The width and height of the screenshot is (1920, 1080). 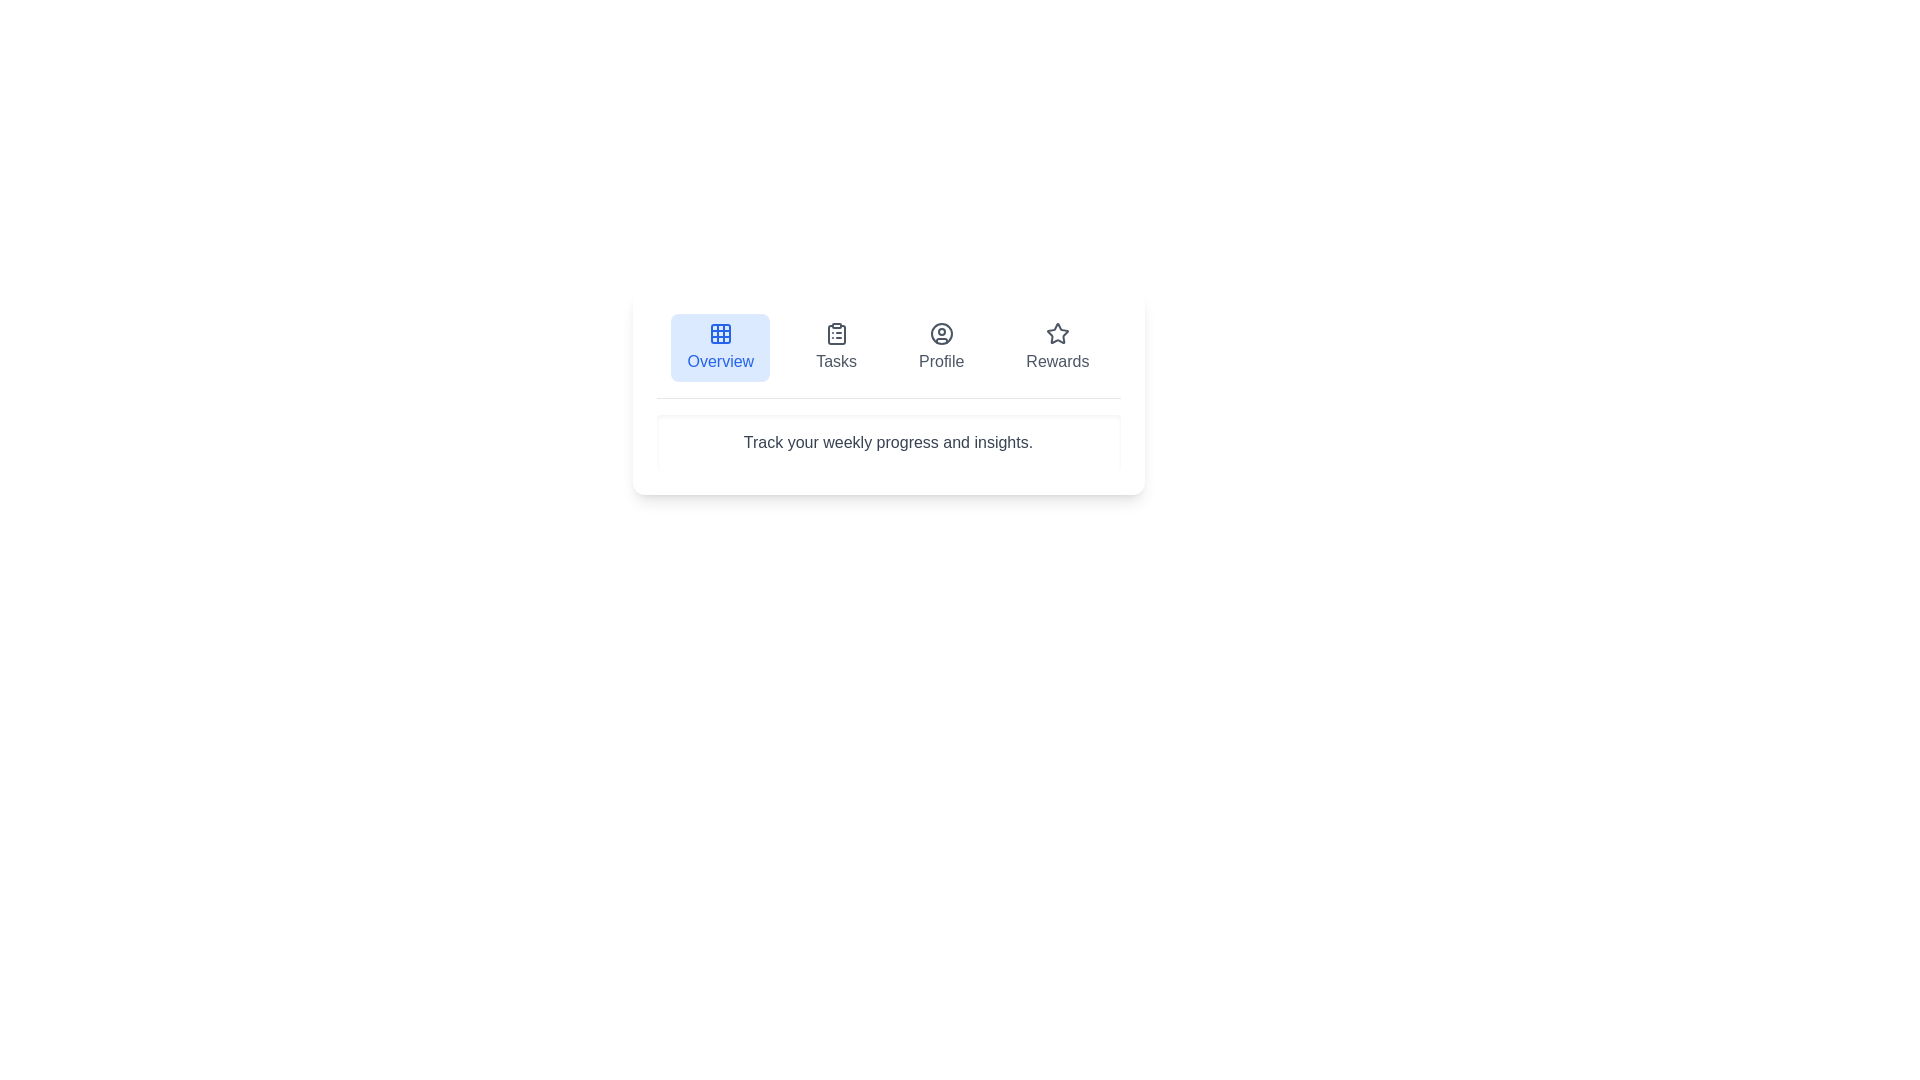 What do you see at coordinates (836, 333) in the screenshot?
I see `the SVG icon representing the 'Tasks' functionality, located in the second navigation button of the menu bar at the top center of the interface` at bounding box center [836, 333].